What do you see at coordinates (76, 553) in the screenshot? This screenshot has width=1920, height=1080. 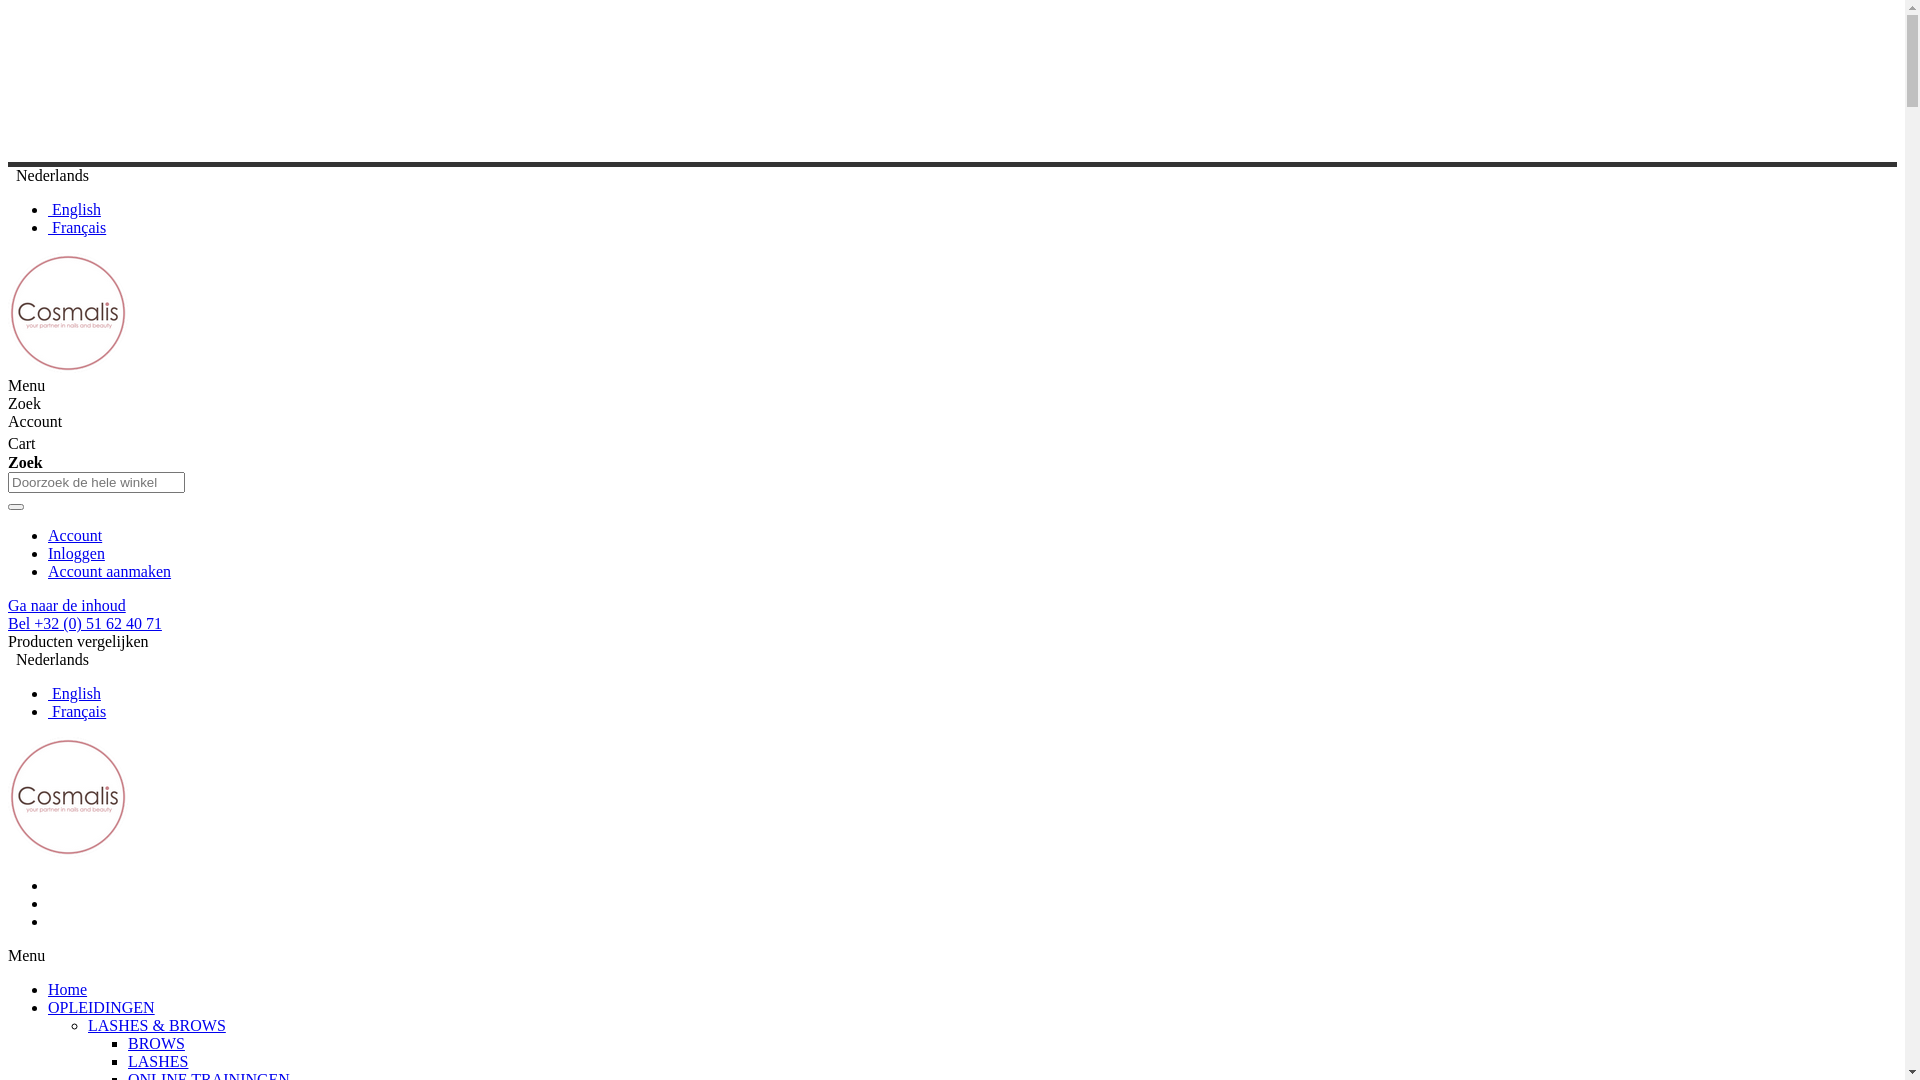 I see `'Inloggen'` at bounding box center [76, 553].